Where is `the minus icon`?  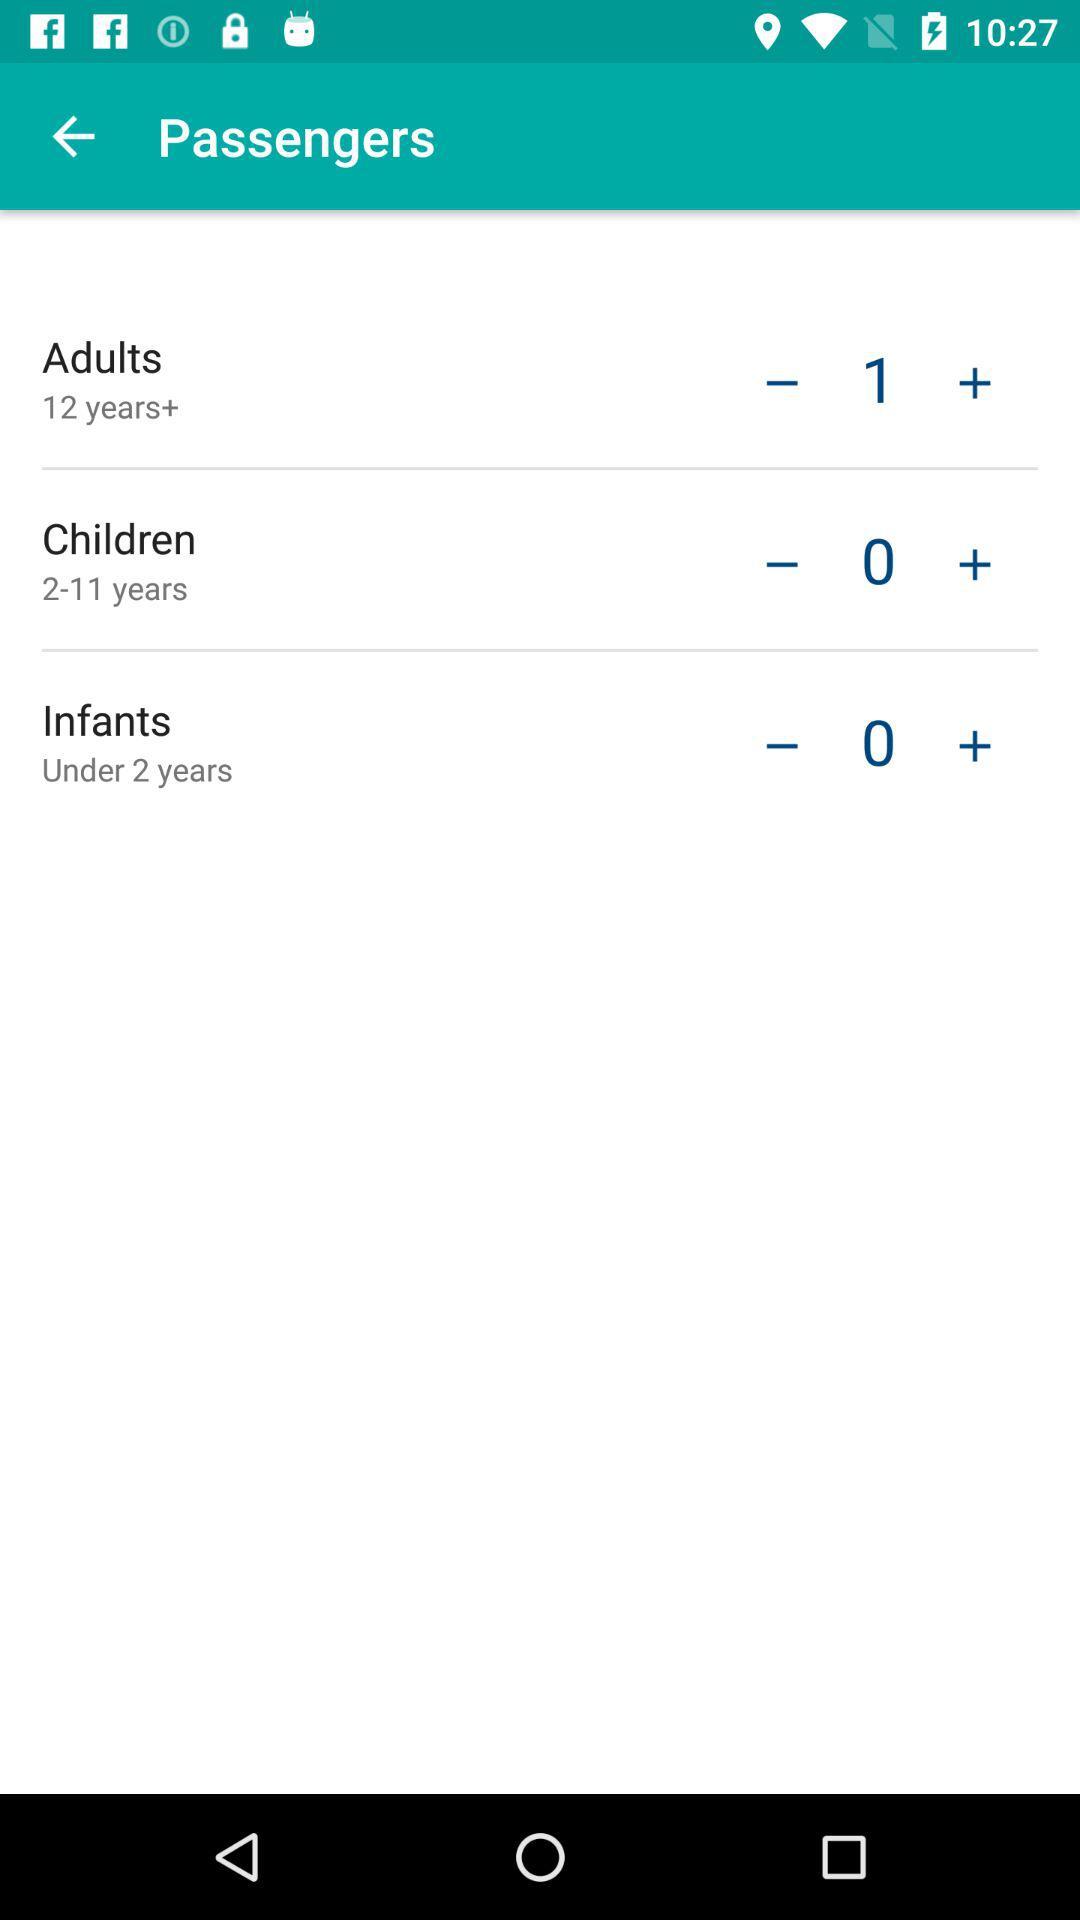
the minus icon is located at coordinates (781, 380).